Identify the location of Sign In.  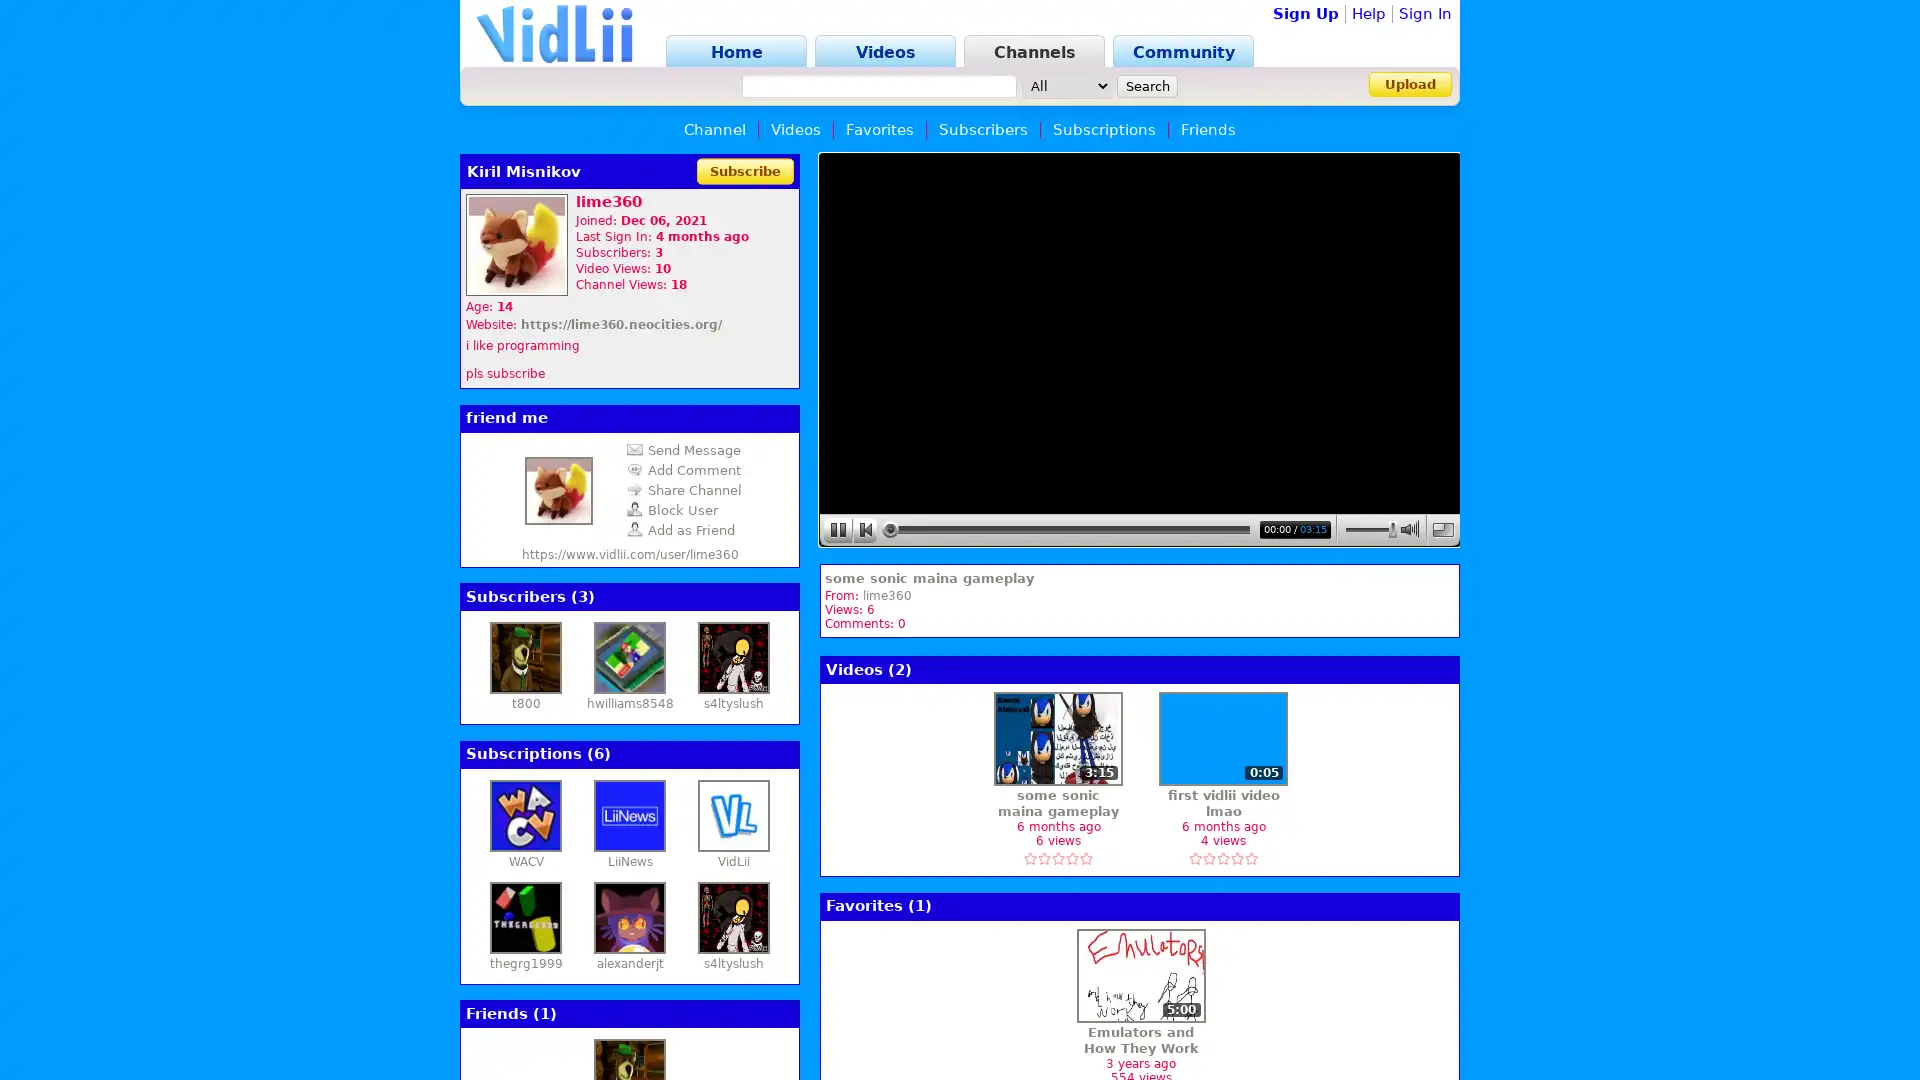
(1347, 111).